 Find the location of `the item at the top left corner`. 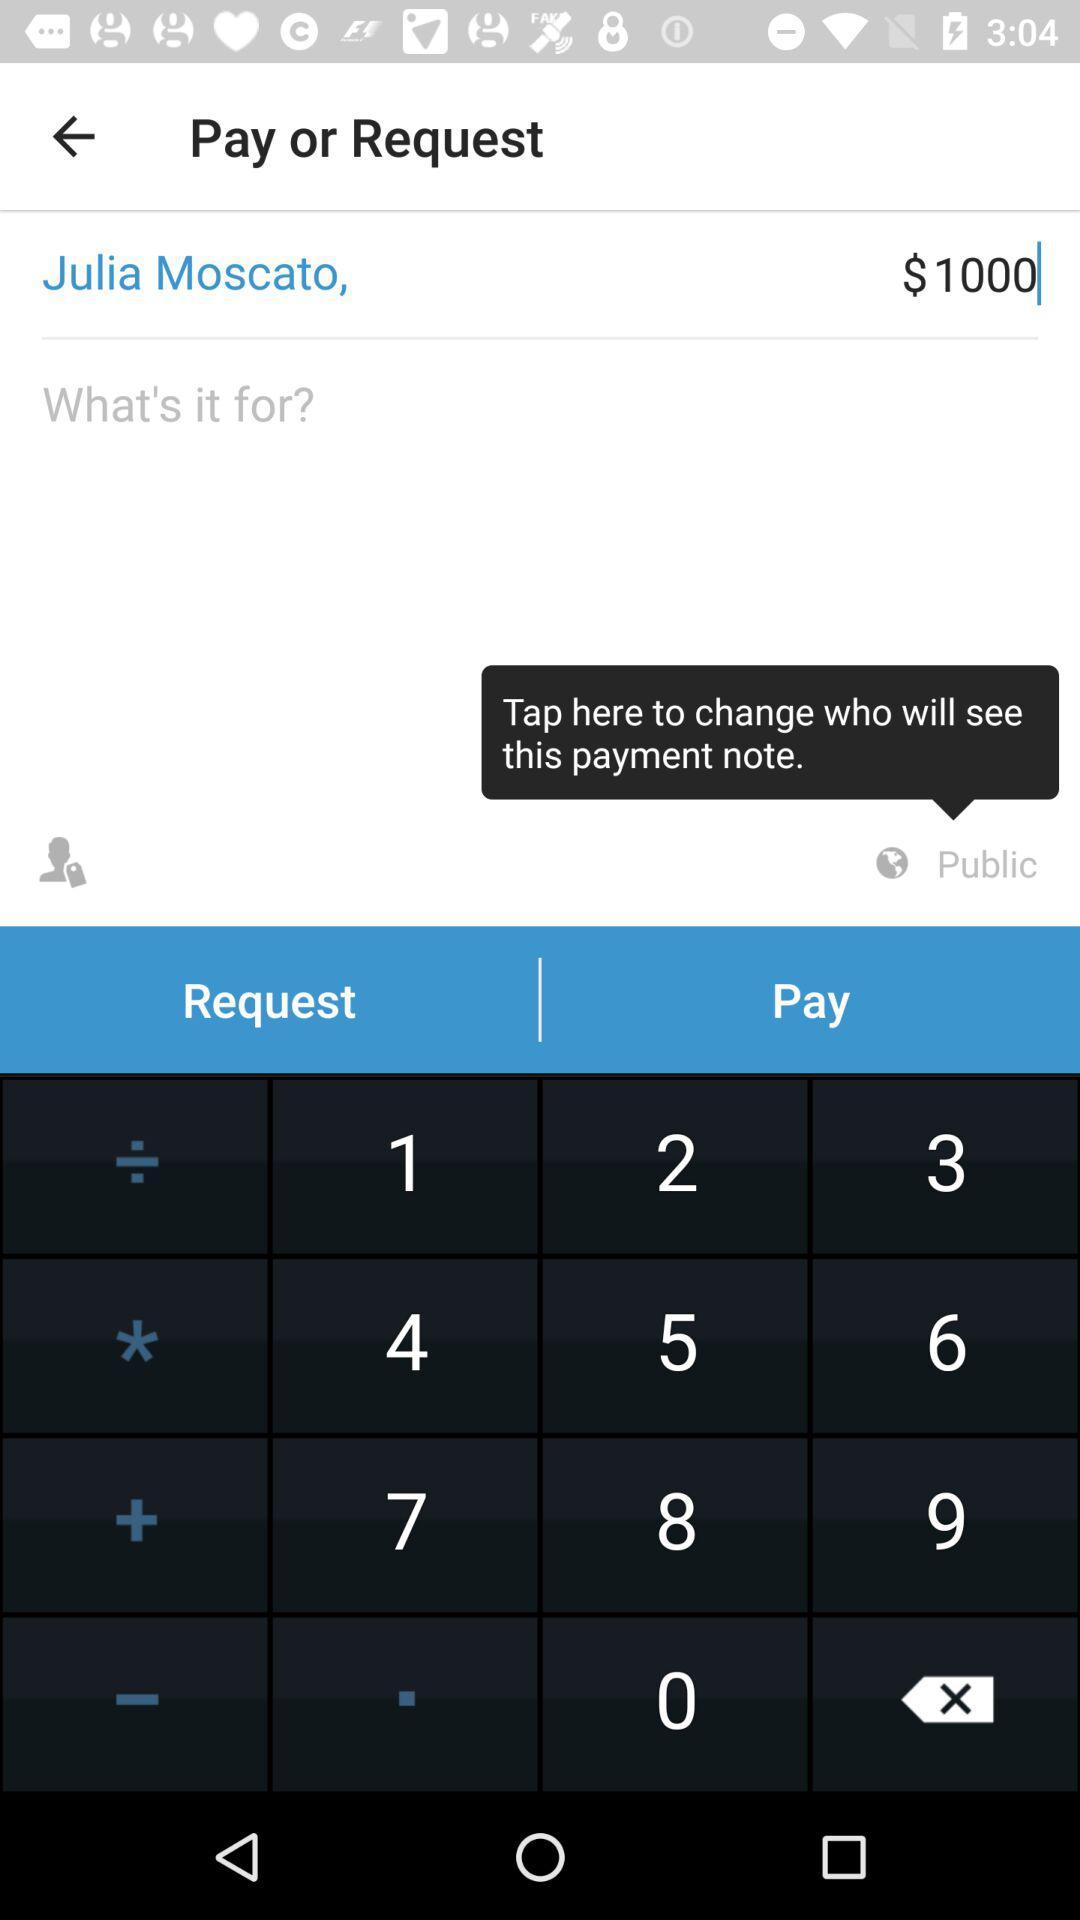

the item at the top left corner is located at coordinates (72, 135).